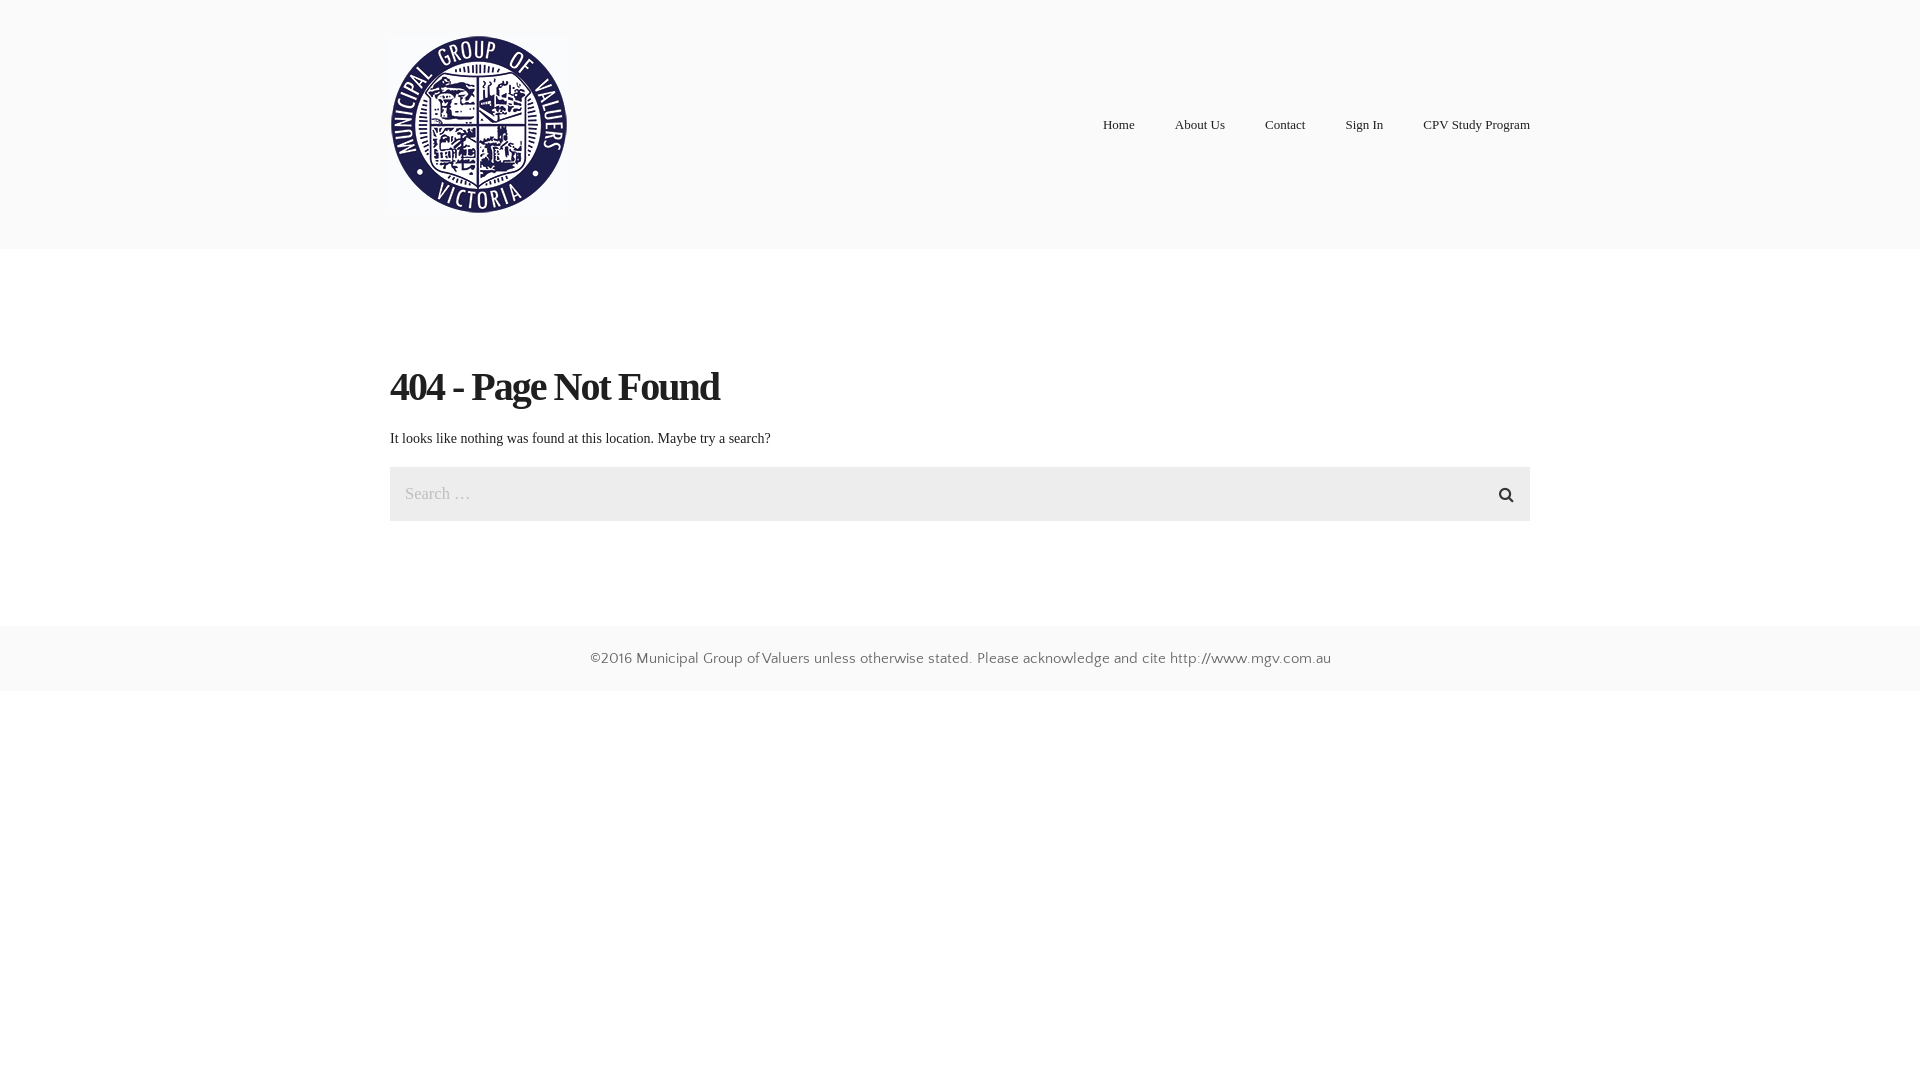  I want to click on 'Search', so click(1492, 490).